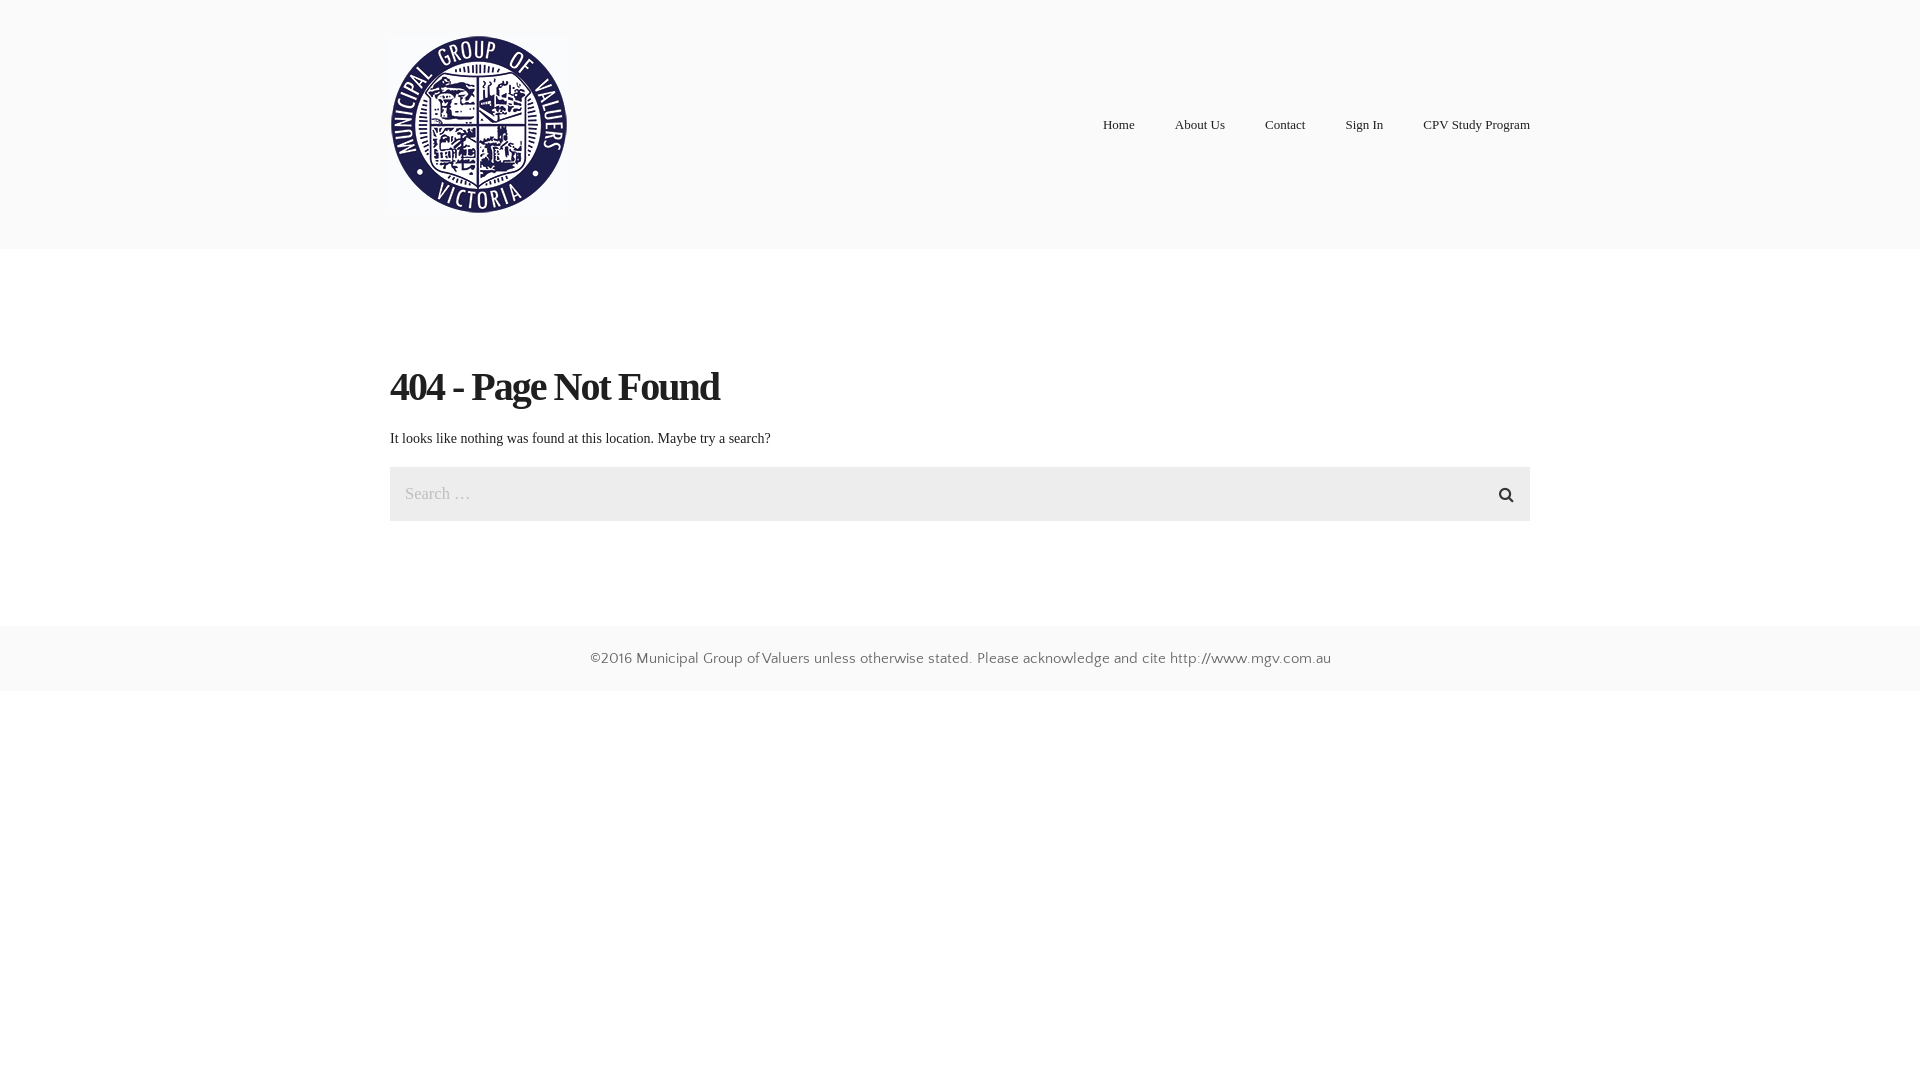  I want to click on 'Search', so click(1492, 490).